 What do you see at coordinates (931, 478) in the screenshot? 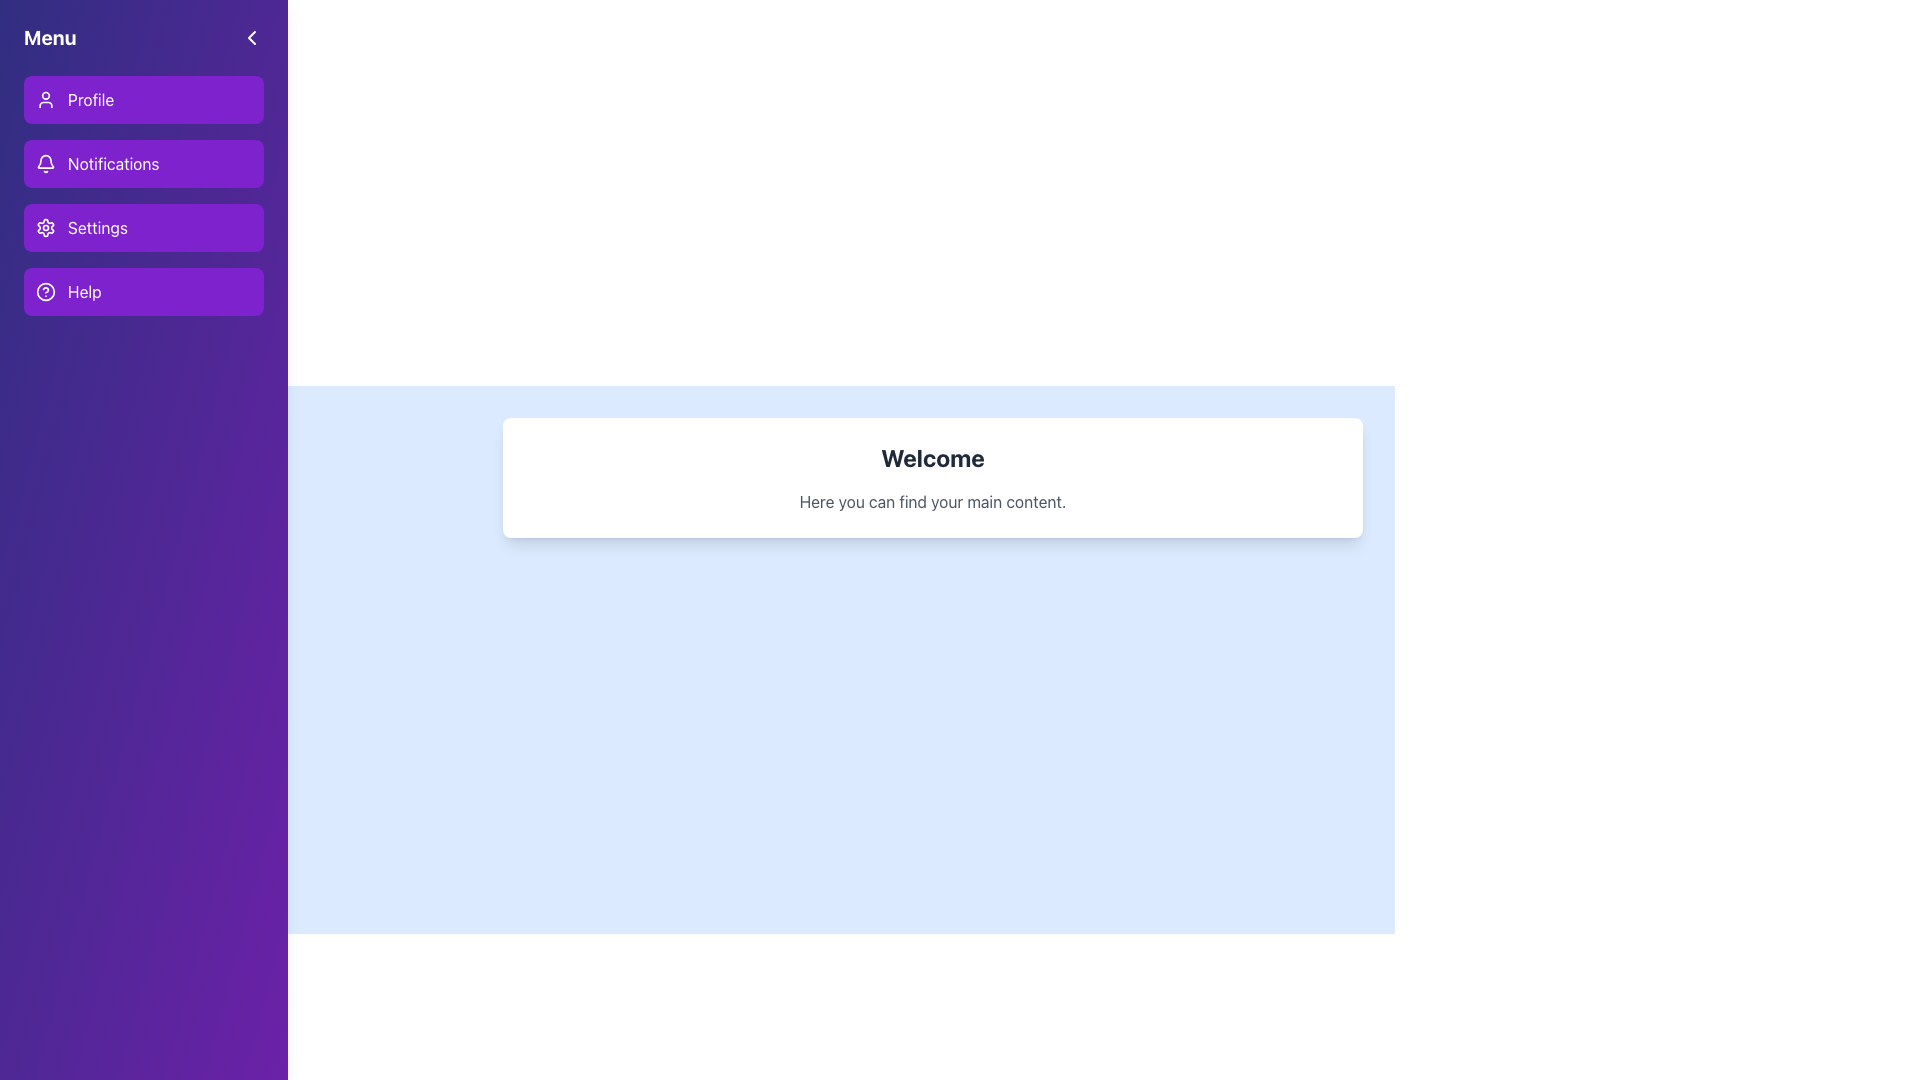
I see `the prominent content box displaying 'Welcome' with a white background and rounded corners` at bounding box center [931, 478].